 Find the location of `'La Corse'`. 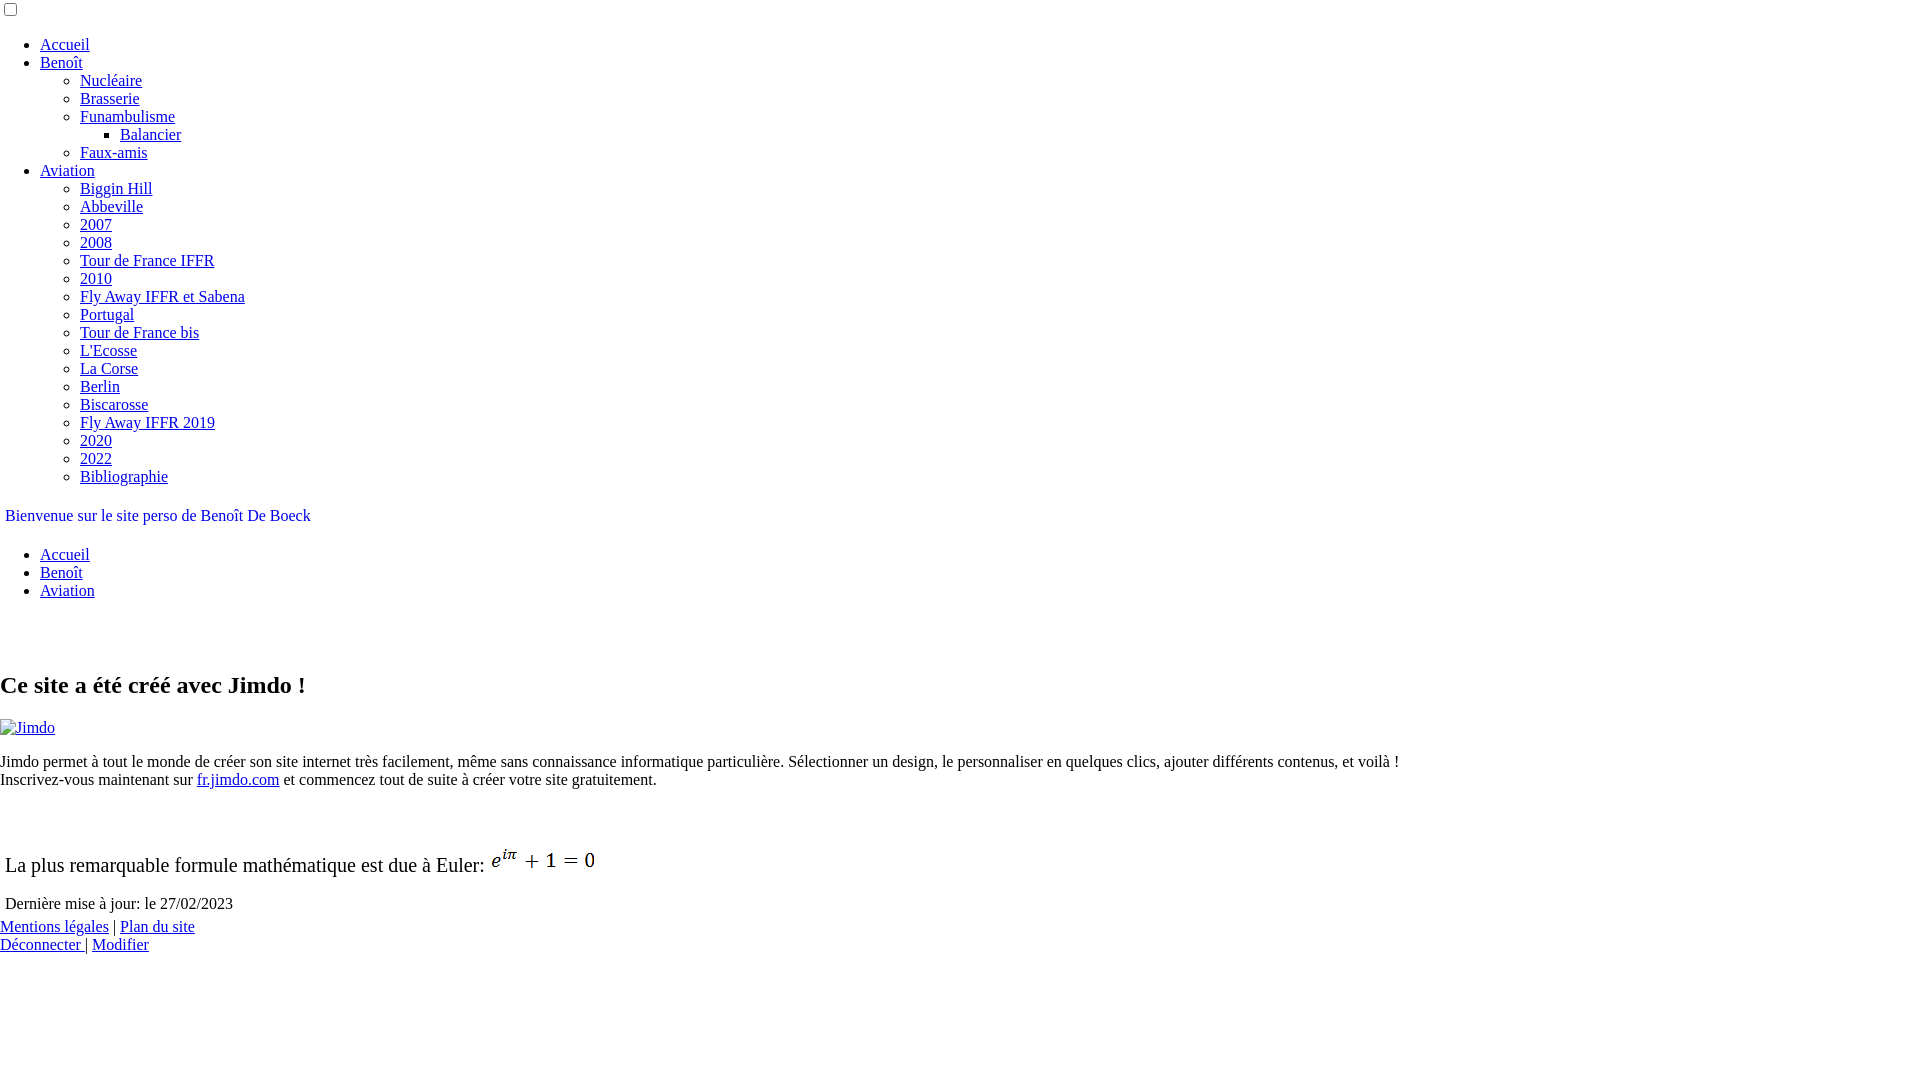

'La Corse' is located at coordinates (80, 368).